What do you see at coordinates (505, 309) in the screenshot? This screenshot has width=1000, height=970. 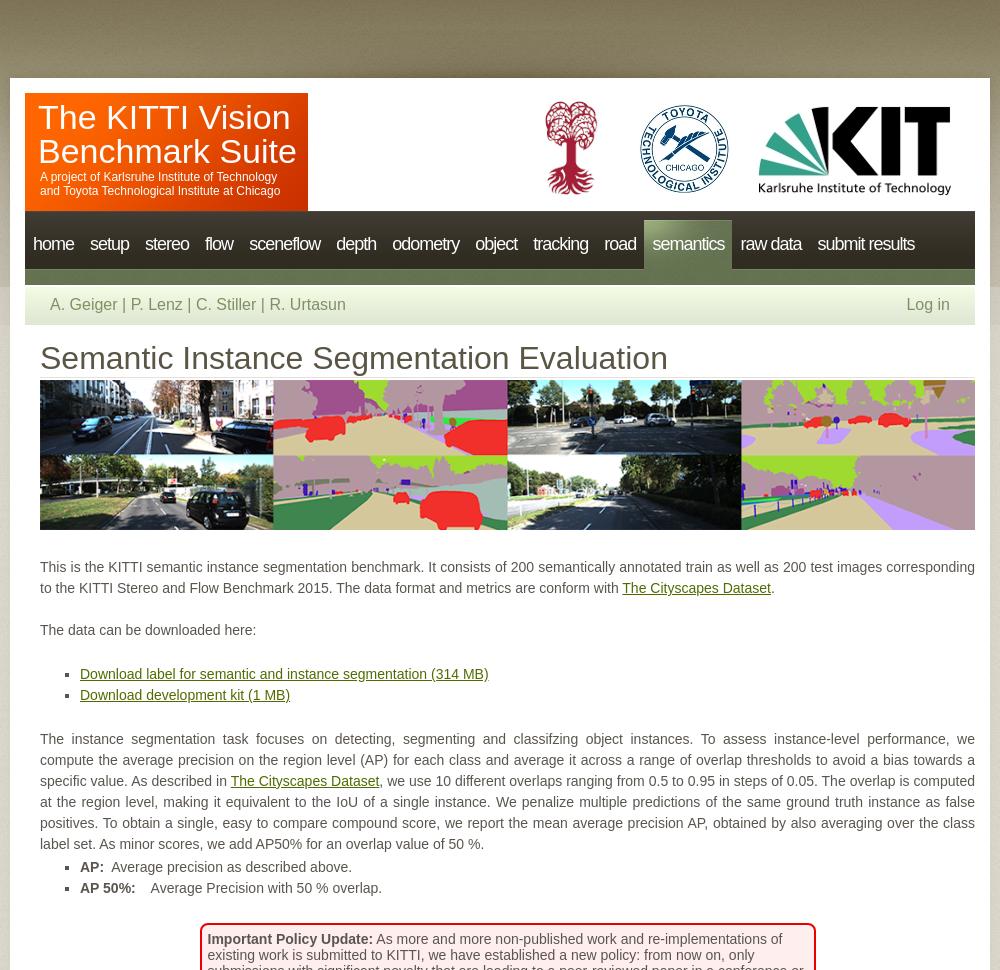 I see `'3d object'` at bounding box center [505, 309].